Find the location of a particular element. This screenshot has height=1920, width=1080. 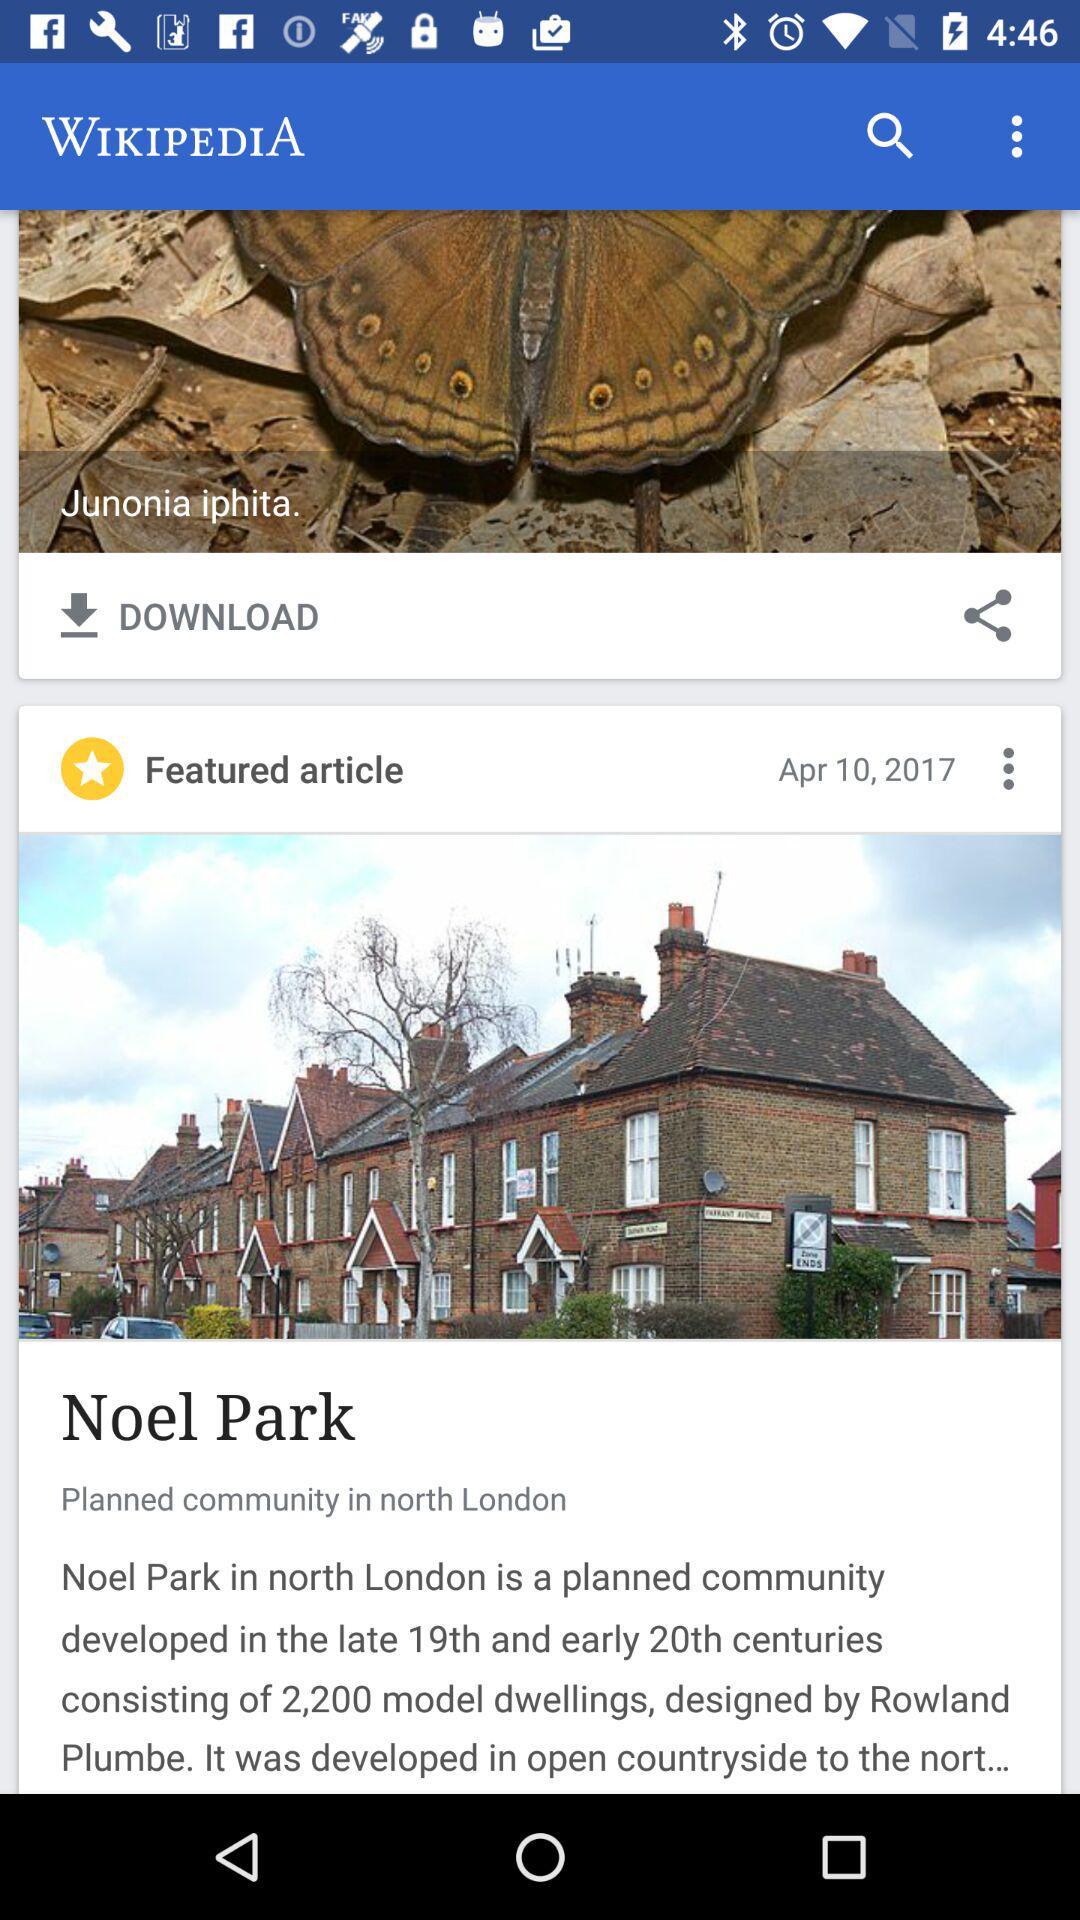

icon above the junonia iphita. icon is located at coordinates (1017, 135).